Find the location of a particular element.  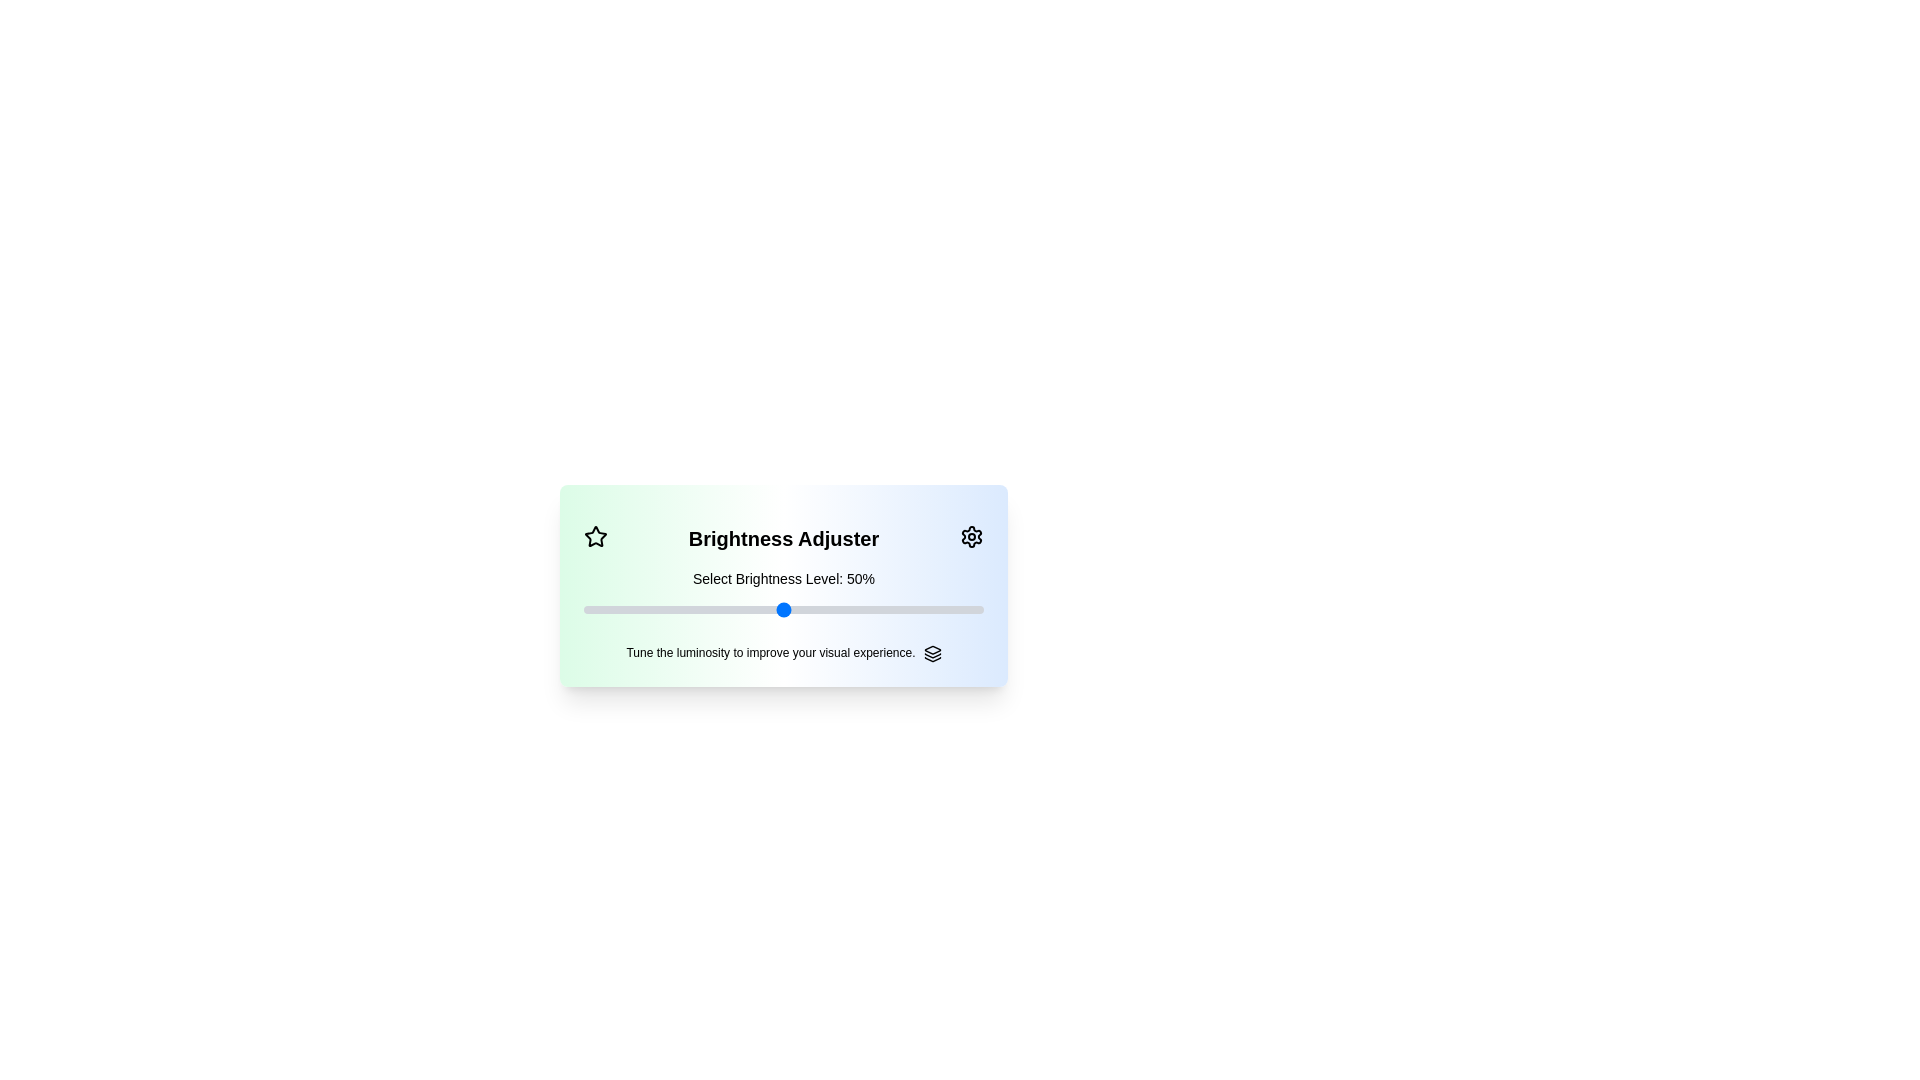

the brightness level to 99% by moving the slider is located at coordinates (979, 608).